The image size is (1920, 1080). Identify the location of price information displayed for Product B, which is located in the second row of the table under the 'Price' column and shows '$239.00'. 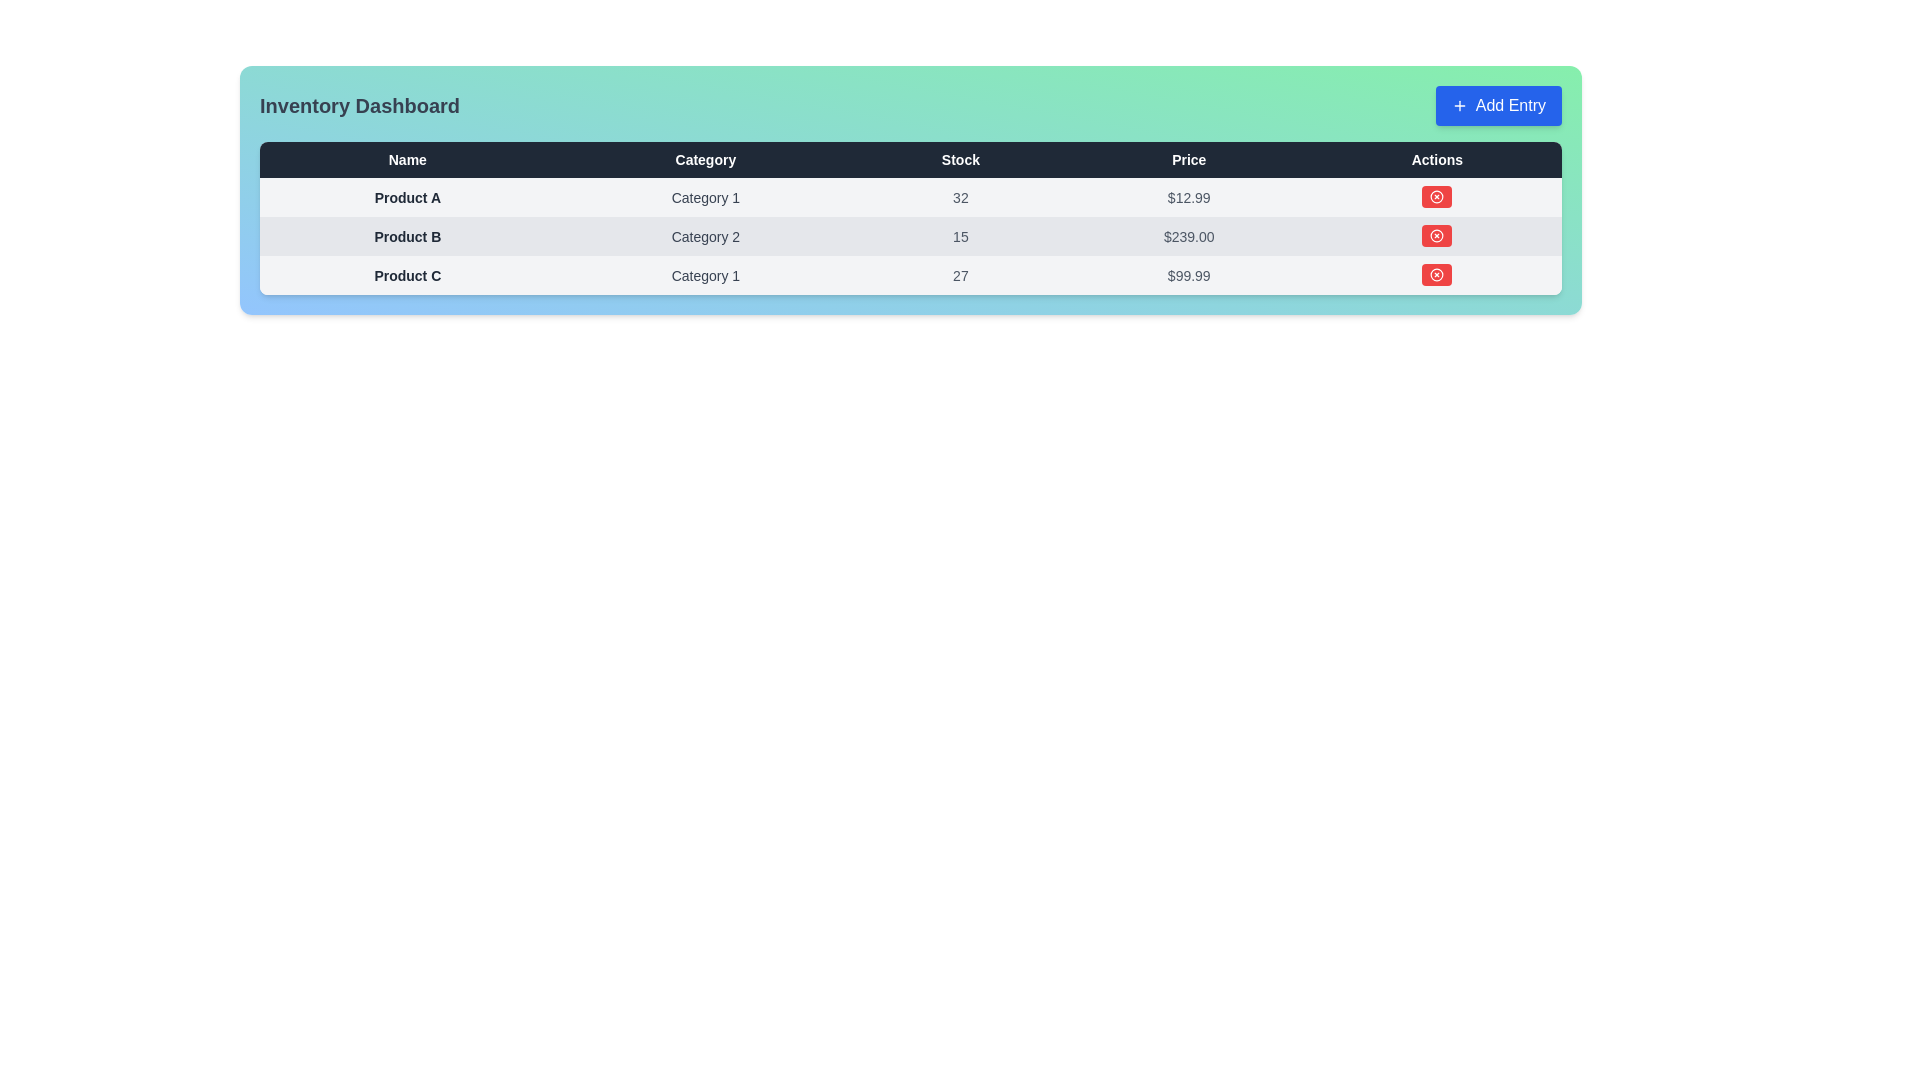
(1189, 235).